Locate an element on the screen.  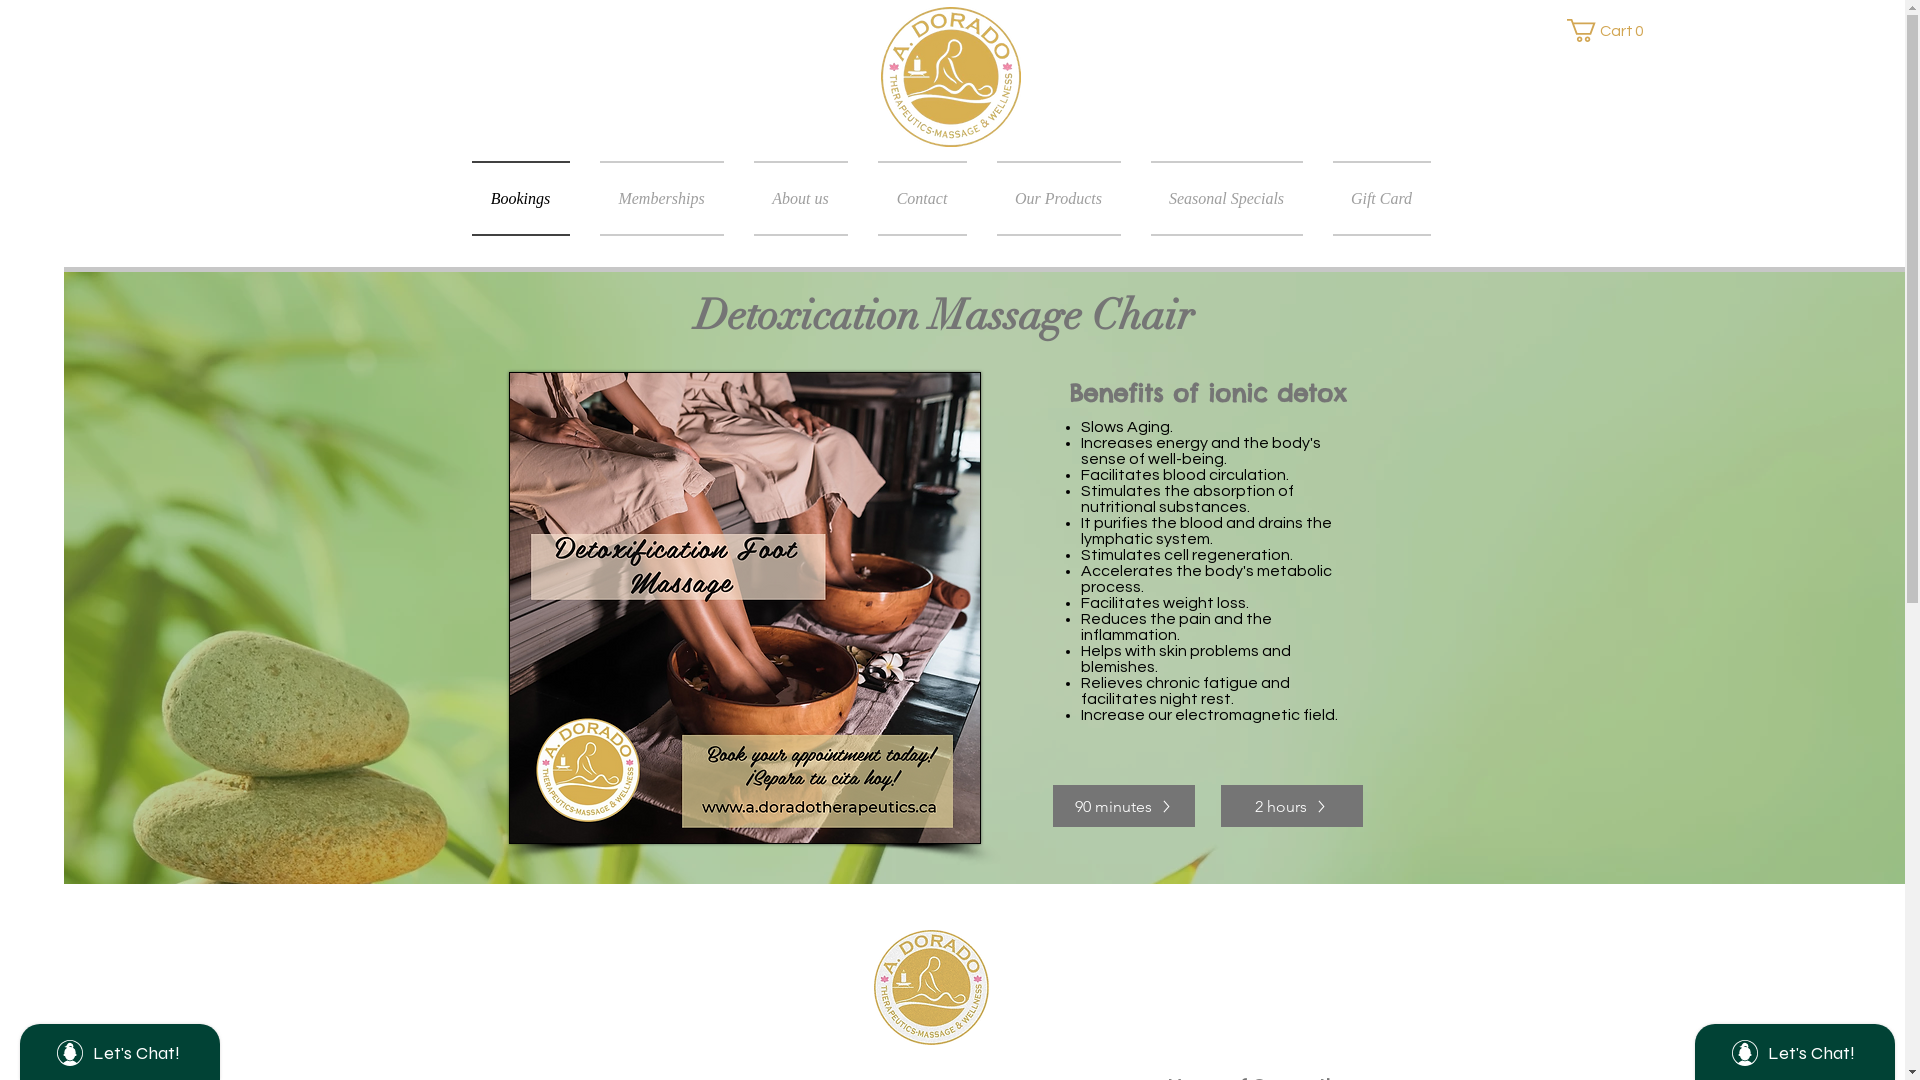
'90 minutes' is located at coordinates (1123, 805).